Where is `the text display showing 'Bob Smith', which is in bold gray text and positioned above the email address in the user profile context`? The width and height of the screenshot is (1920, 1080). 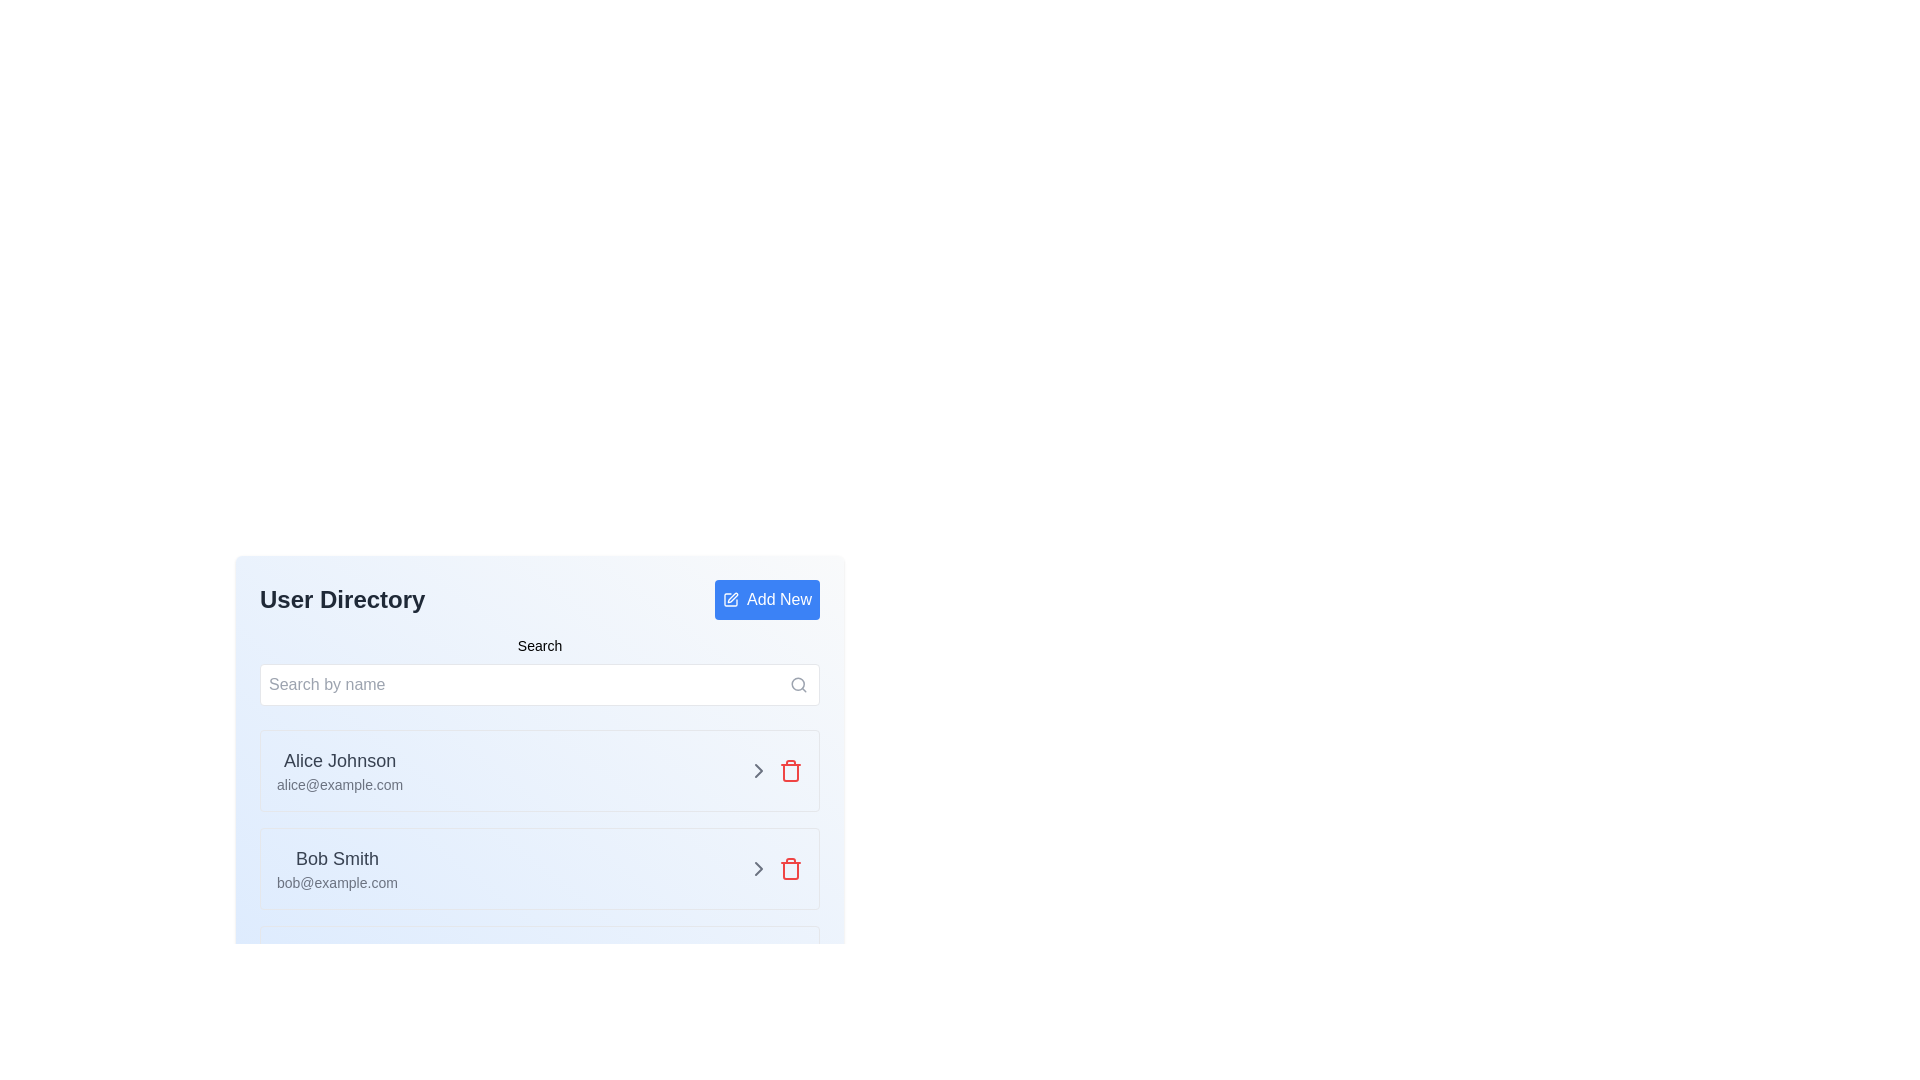 the text display showing 'Bob Smith', which is in bold gray text and positioned above the email address in the user profile context is located at coordinates (337, 858).